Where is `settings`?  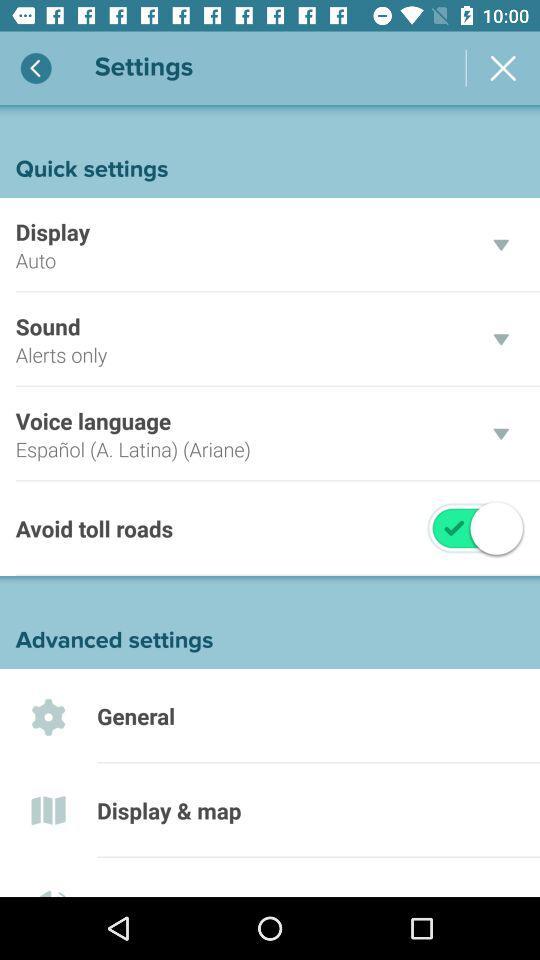 settings is located at coordinates (502, 68).